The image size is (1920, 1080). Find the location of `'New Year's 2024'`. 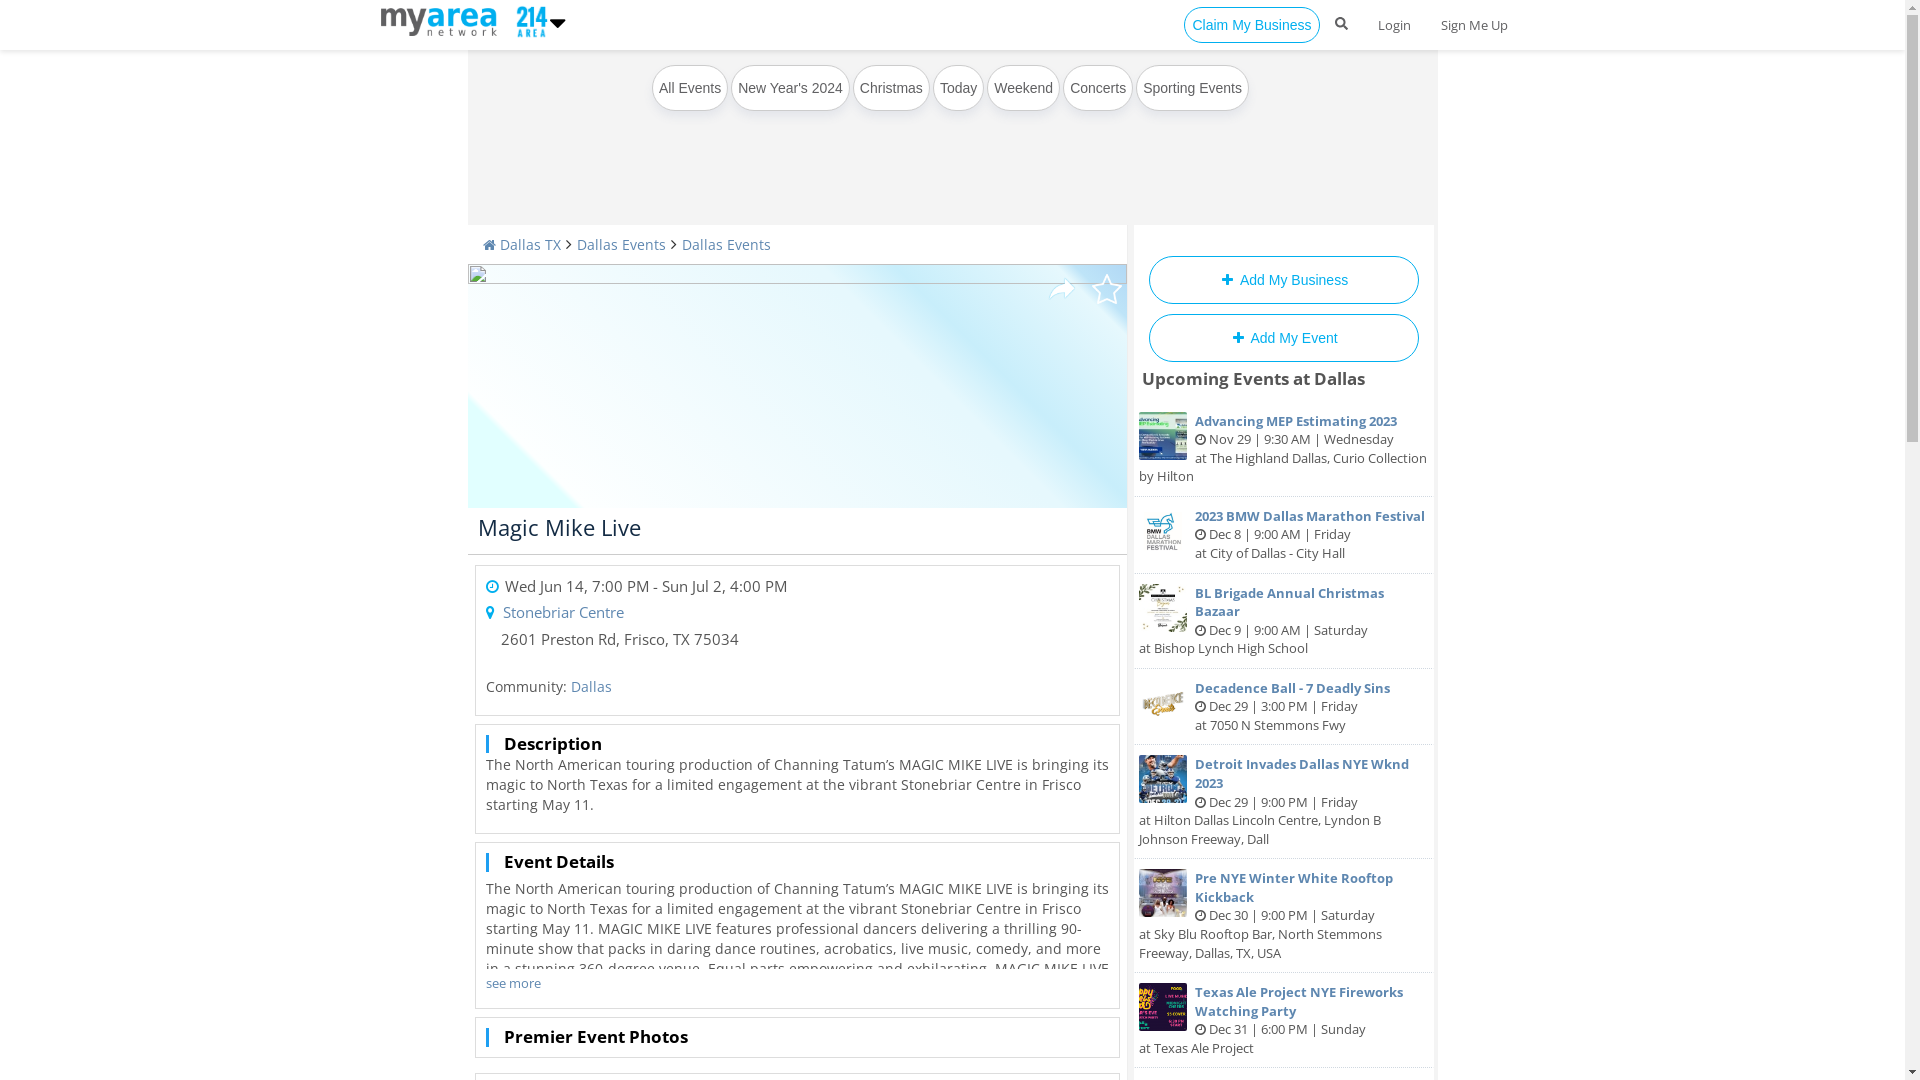

'New Year's 2024' is located at coordinates (789, 87).